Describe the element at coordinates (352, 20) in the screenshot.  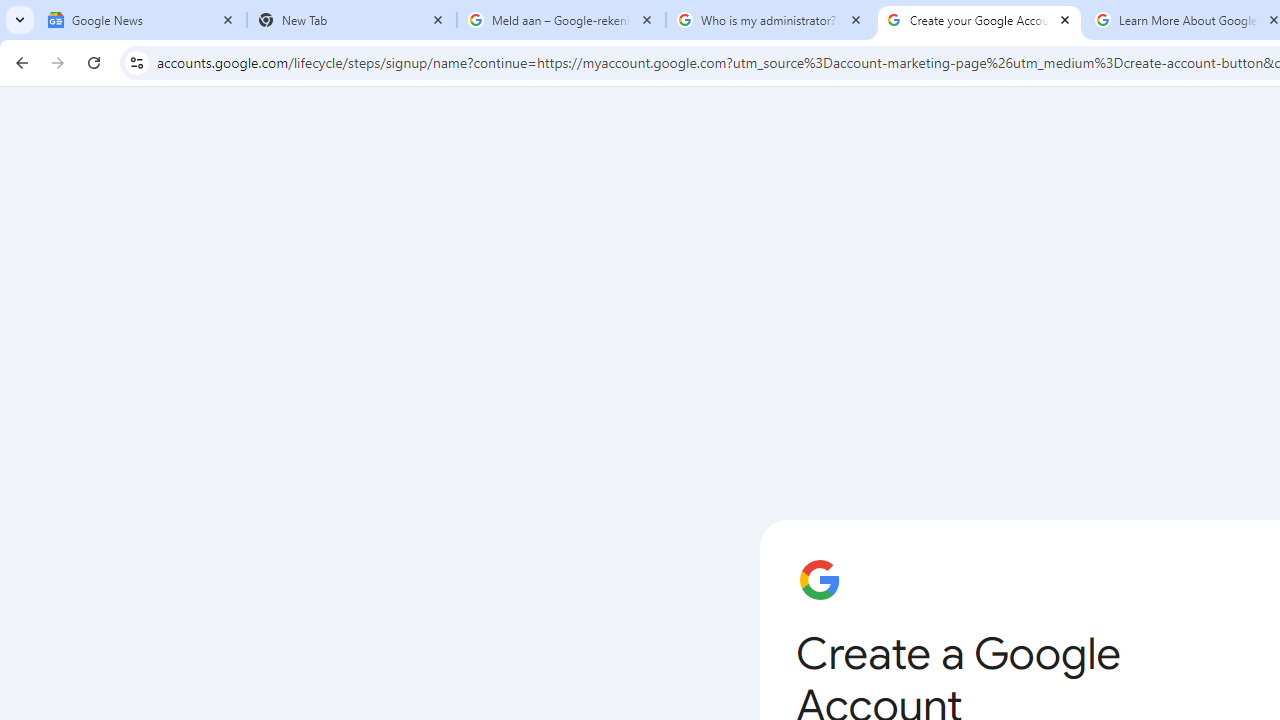
I see `'New Tab'` at that location.